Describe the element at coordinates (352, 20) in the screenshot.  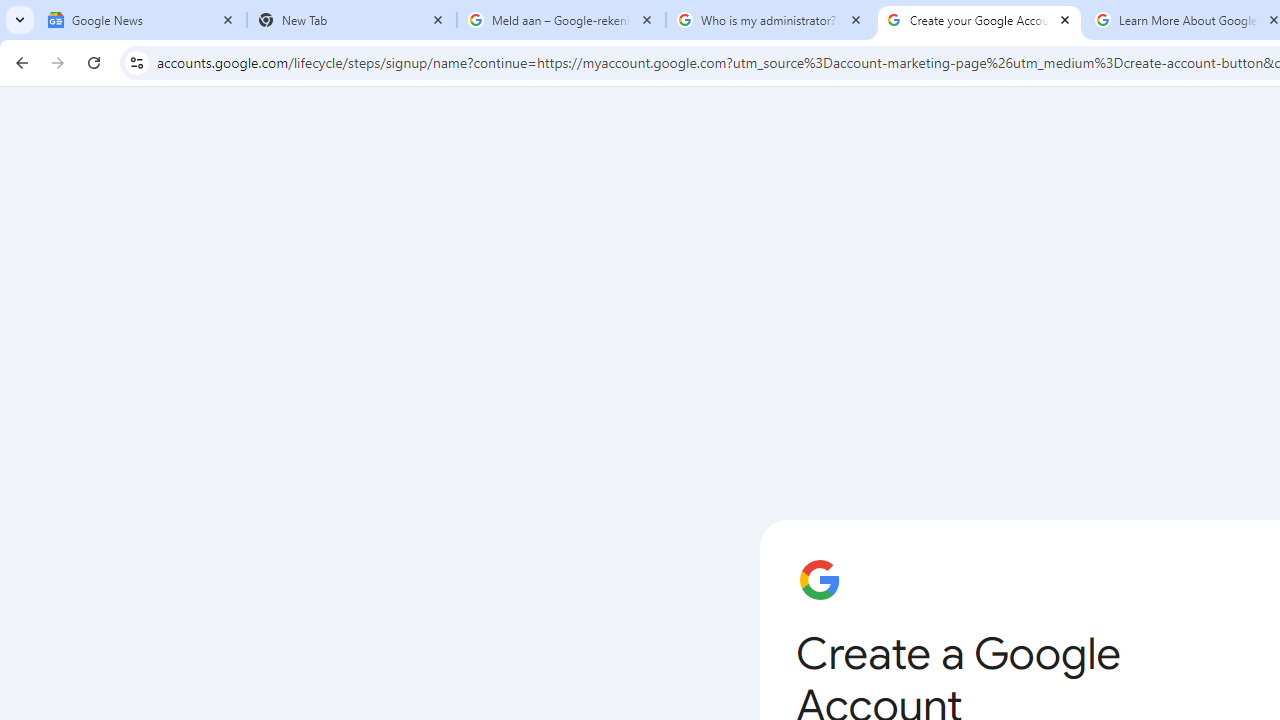
I see `'New Tab'` at that location.